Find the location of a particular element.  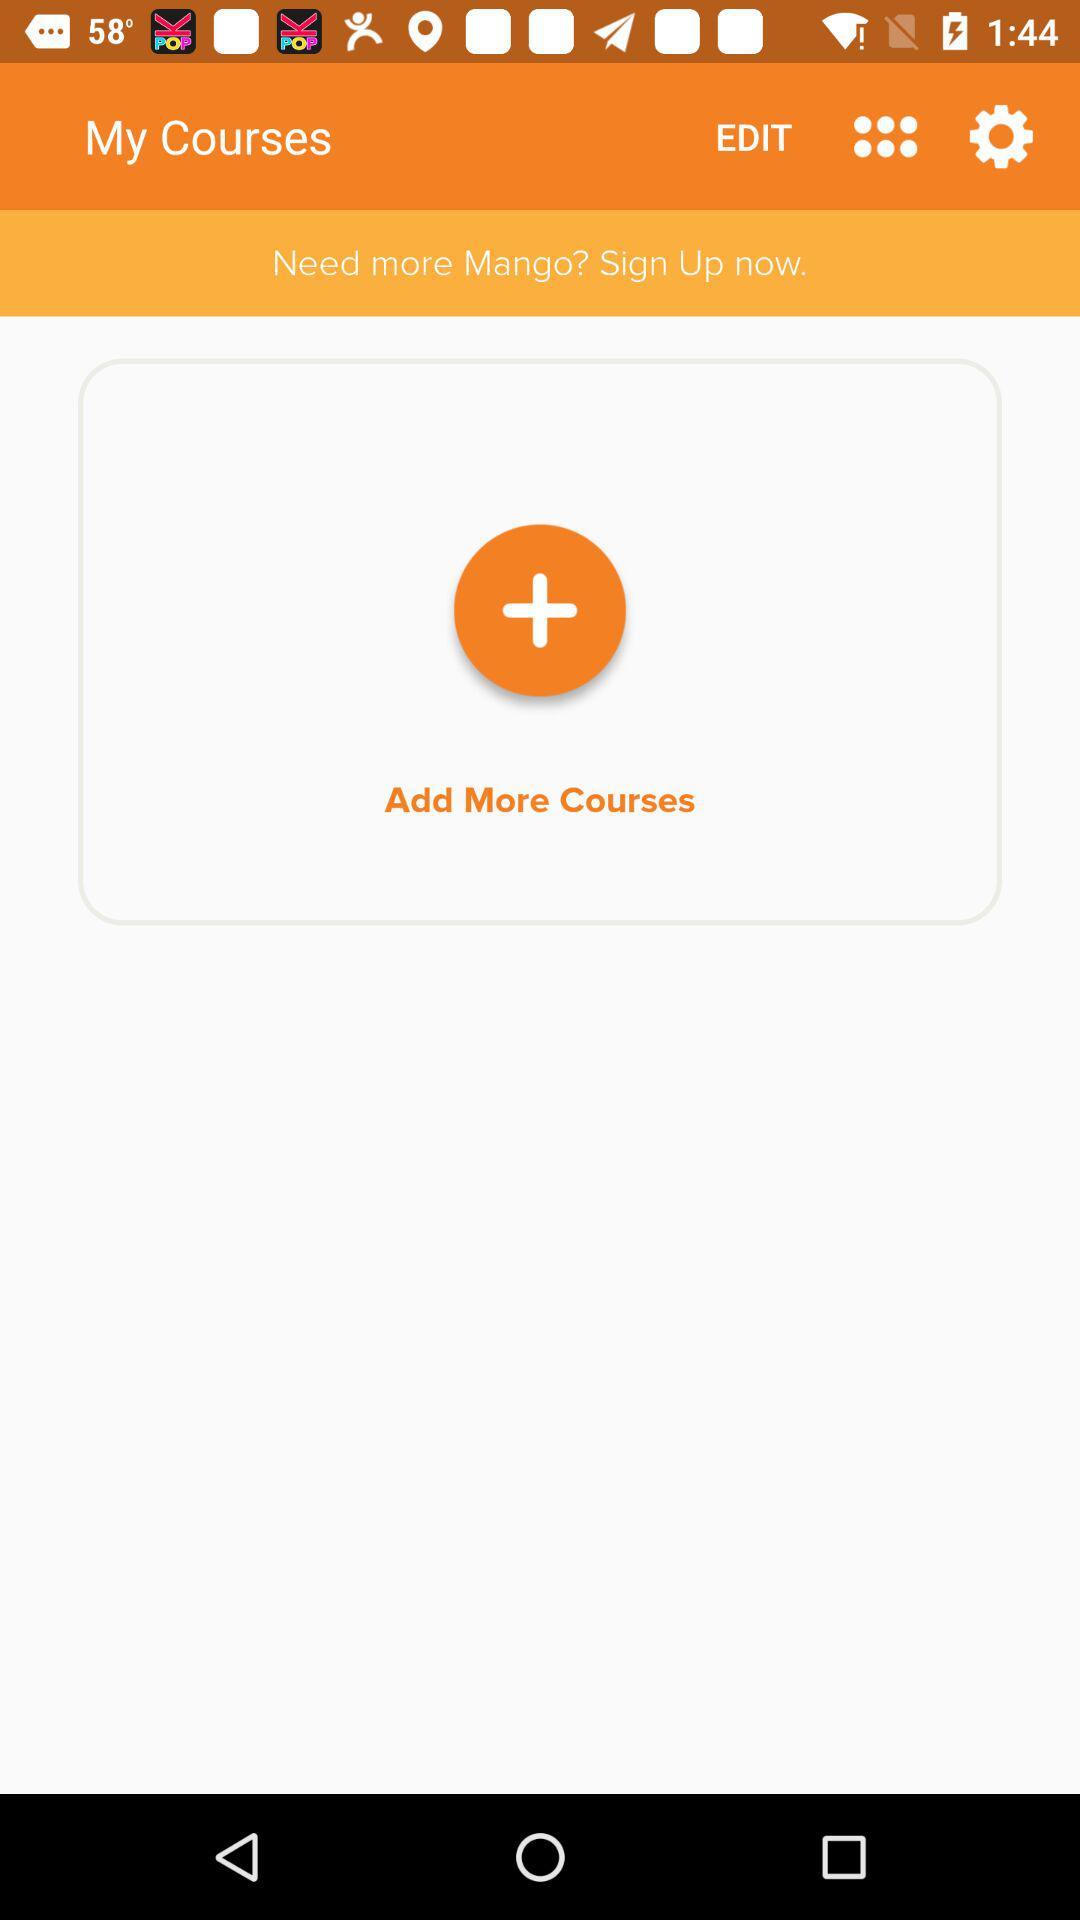

another options is located at coordinates (884, 135).